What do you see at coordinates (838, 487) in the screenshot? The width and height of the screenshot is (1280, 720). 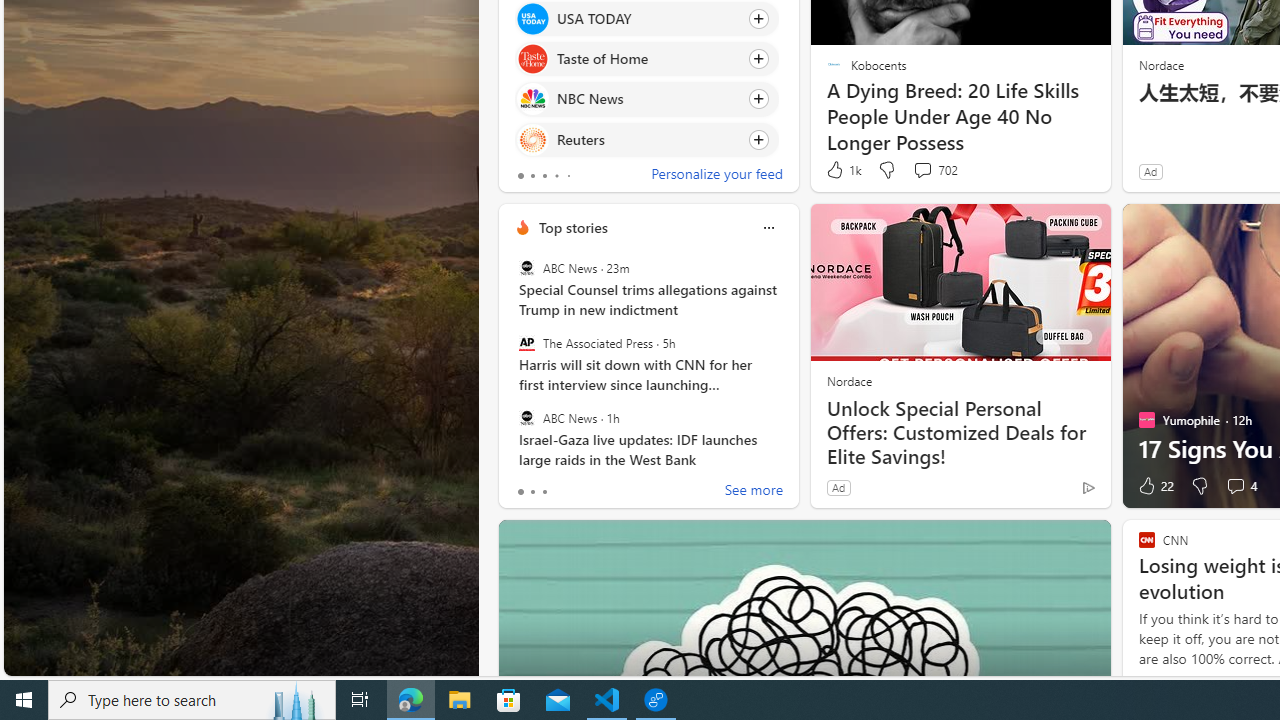 I see `'Ad'` at bounding box center [838, 487].